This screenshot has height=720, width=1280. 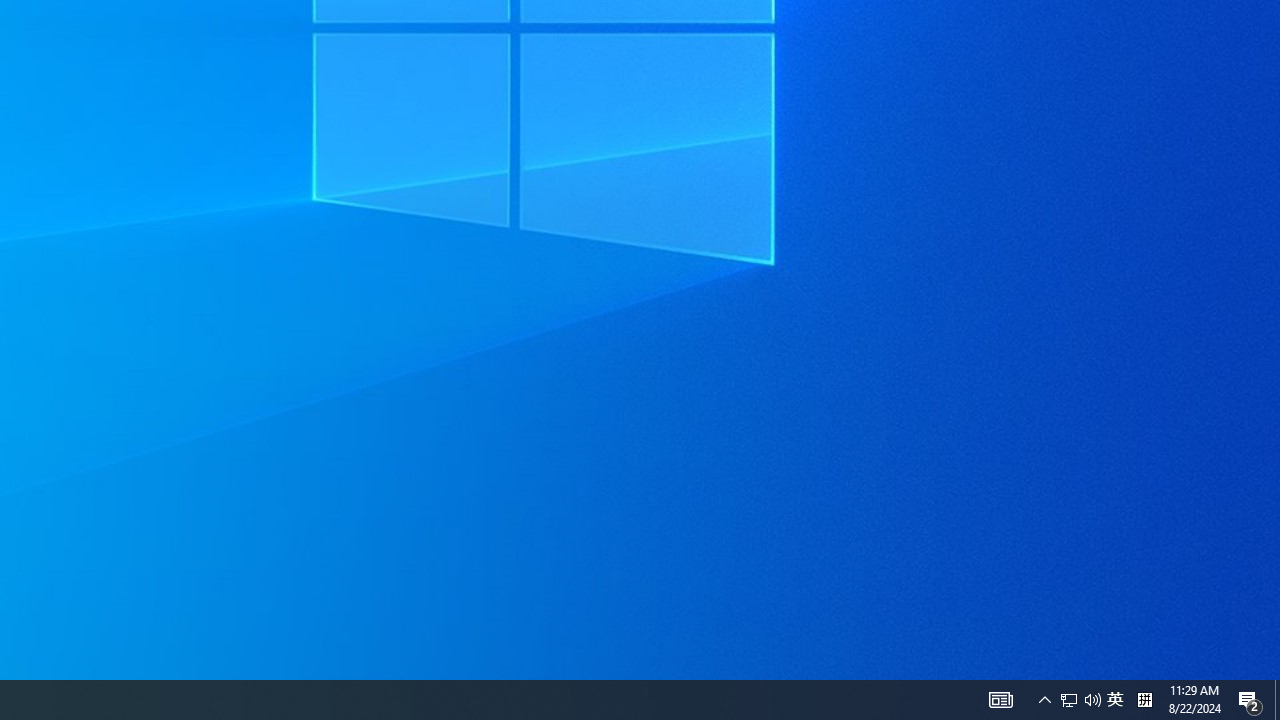 What do you see at coordinates (1000, 698) in the screenshot?
I see `'Notification Chevron'` at bounding box center [1000, 698].